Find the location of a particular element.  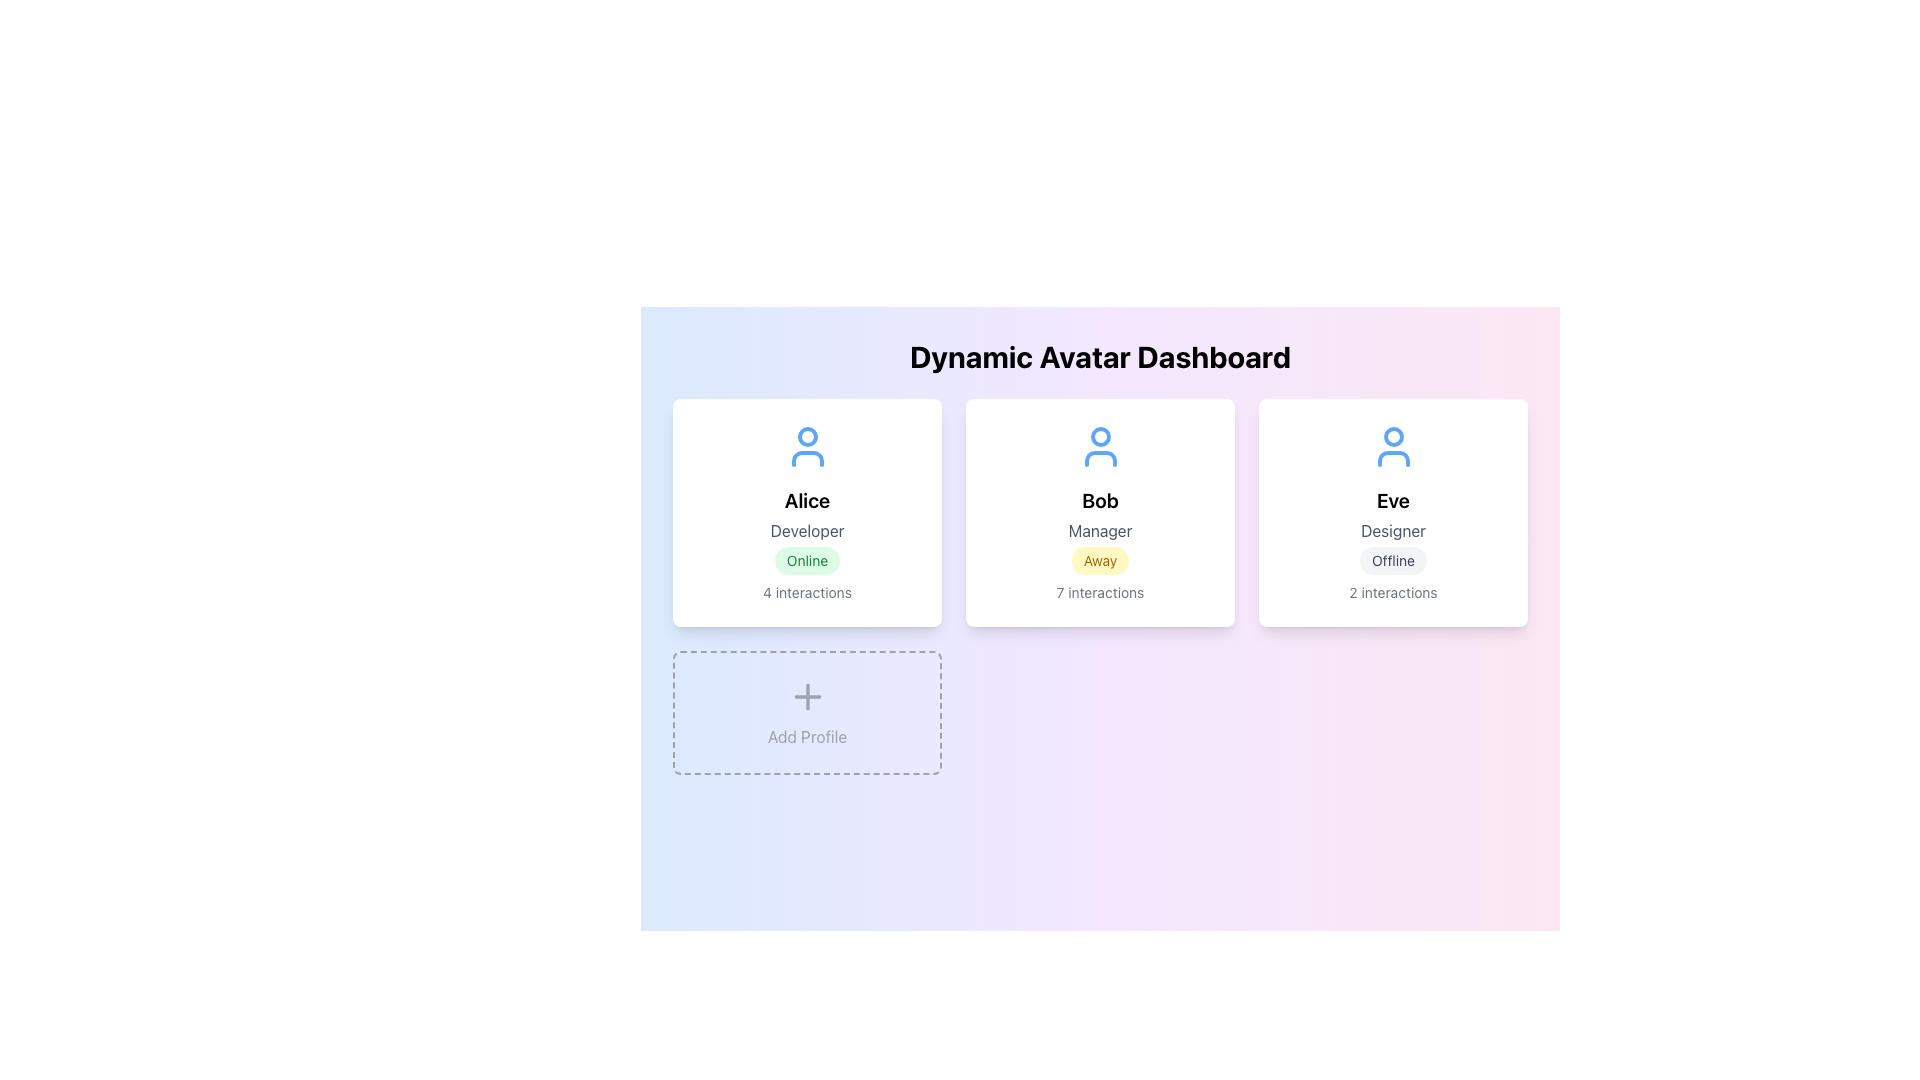

the static text label that describes the purpose of adding a new profile, located within a bordered and dashed box beneath the avatars labeled 'Alice,' 'Bob,' and 'Eve.' is located at coordinates (807, 736).